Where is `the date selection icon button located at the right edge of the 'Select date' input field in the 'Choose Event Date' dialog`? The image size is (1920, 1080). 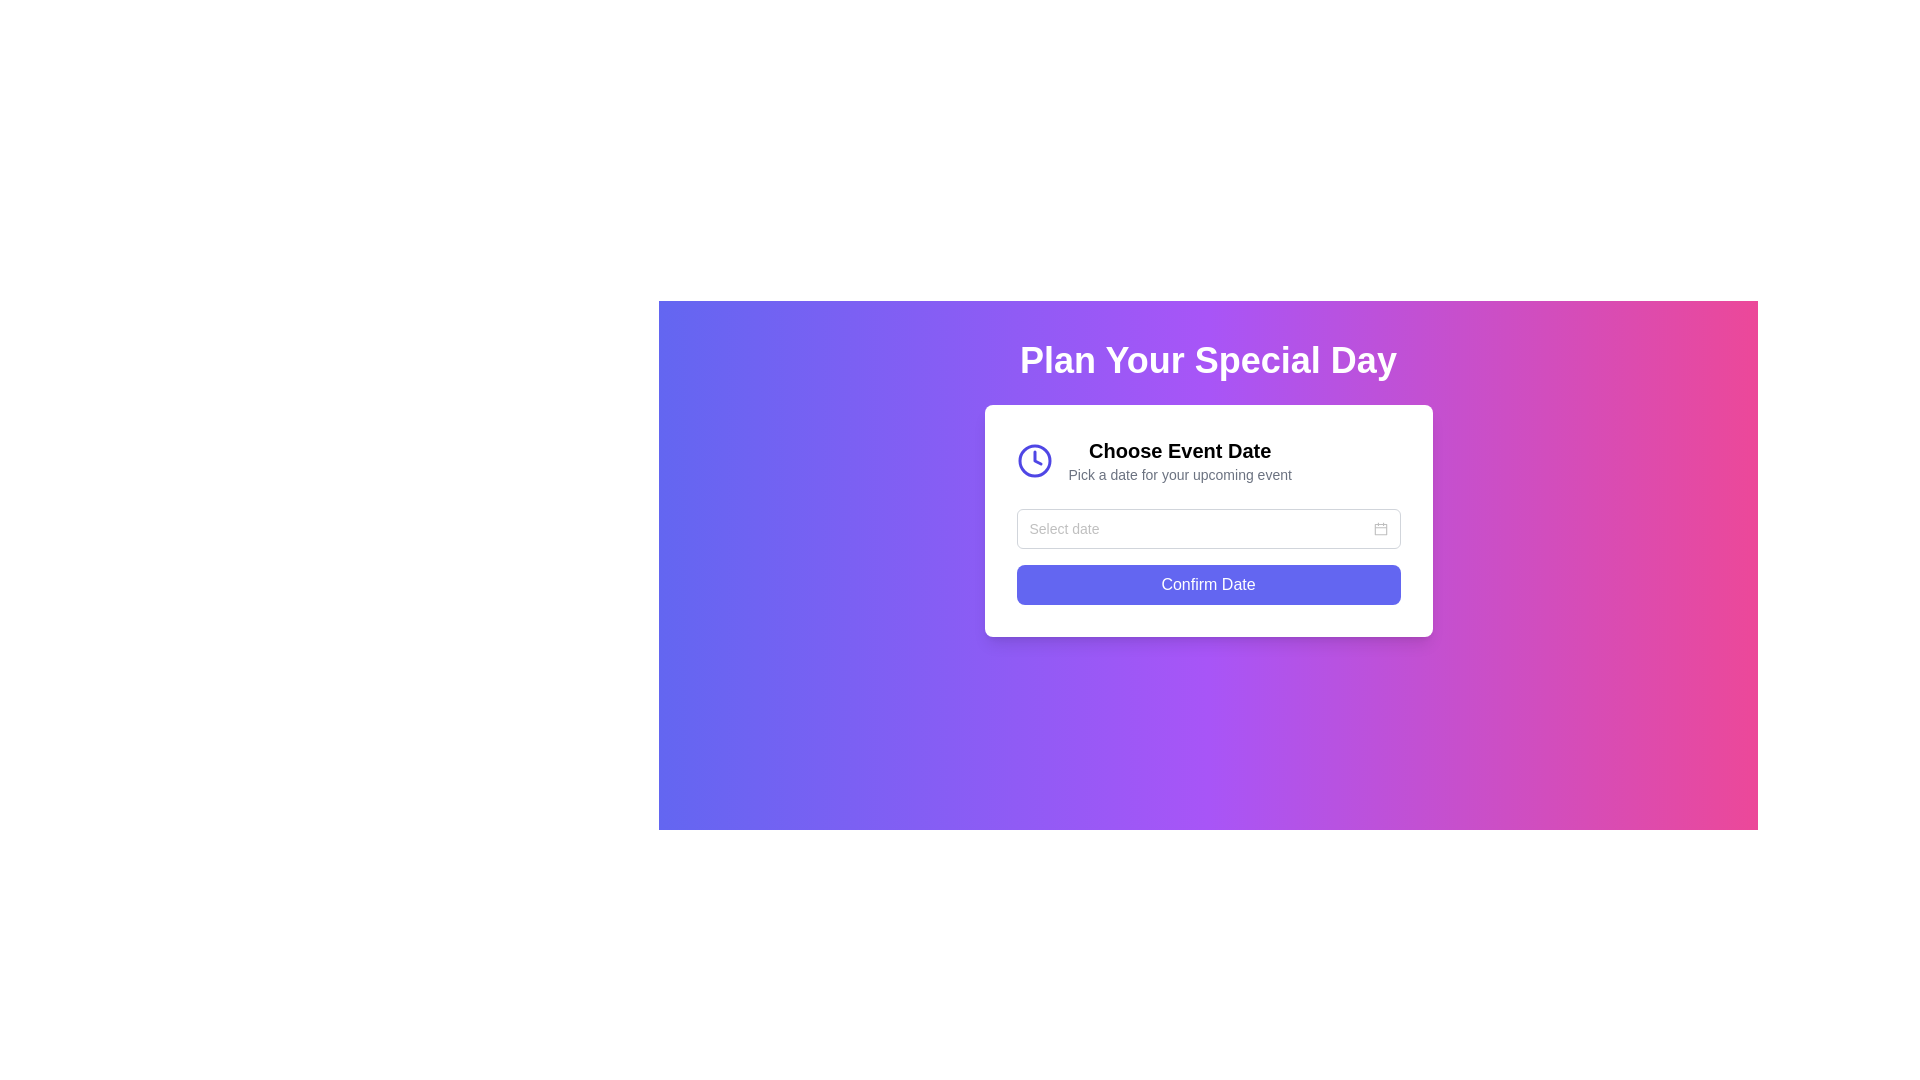
the date selection icon button located at the right edge of the 'Select date' input field in the 'Choose Event Date' dialog is located at coordinates (1379, 527).